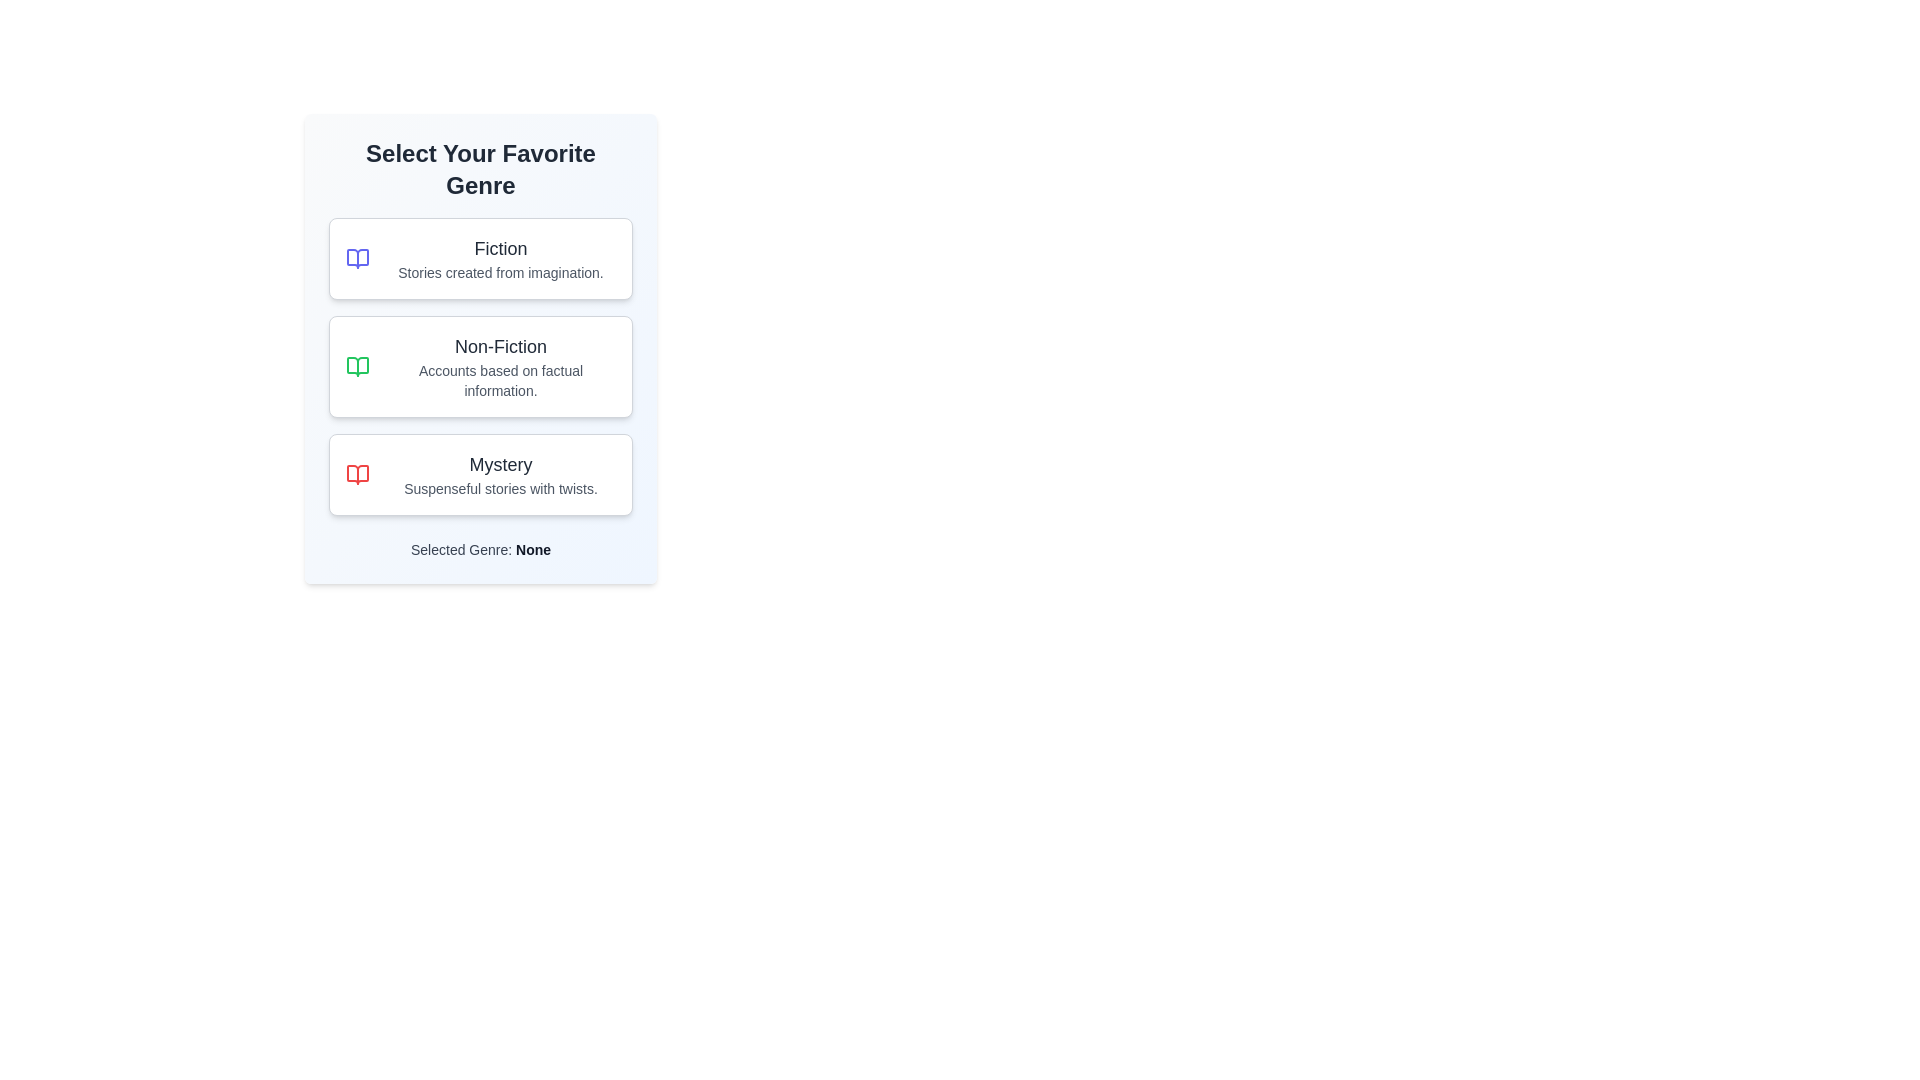 This screenshot has height=1080, width=1920. Describe the element at coordinates (500, 366) in the screenshot. I see `the text label that describes the literary genre 'Non-Fiction', which is located in the second rectangular card from the top in a vertically aligned list of genre cards` at that location.